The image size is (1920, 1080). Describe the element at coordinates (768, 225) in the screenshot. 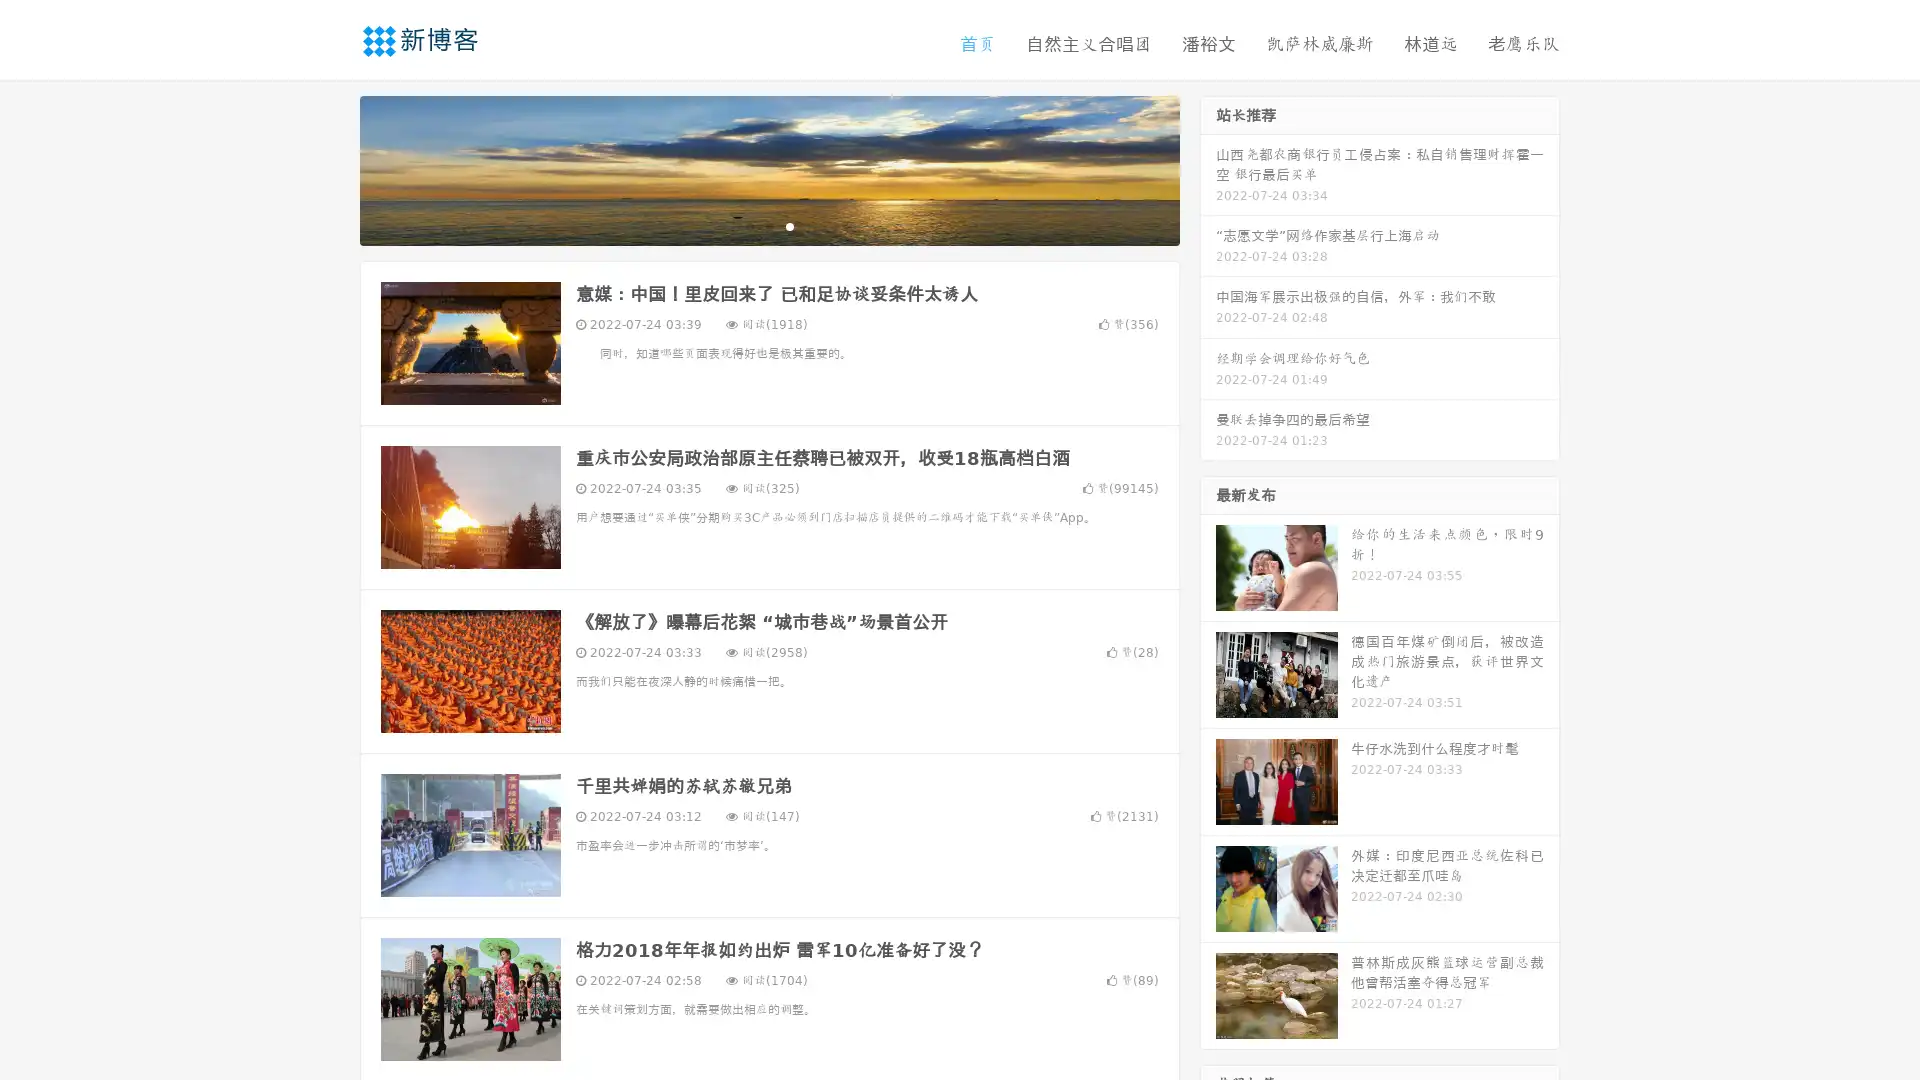

I see `Go to slide 2` at that location.